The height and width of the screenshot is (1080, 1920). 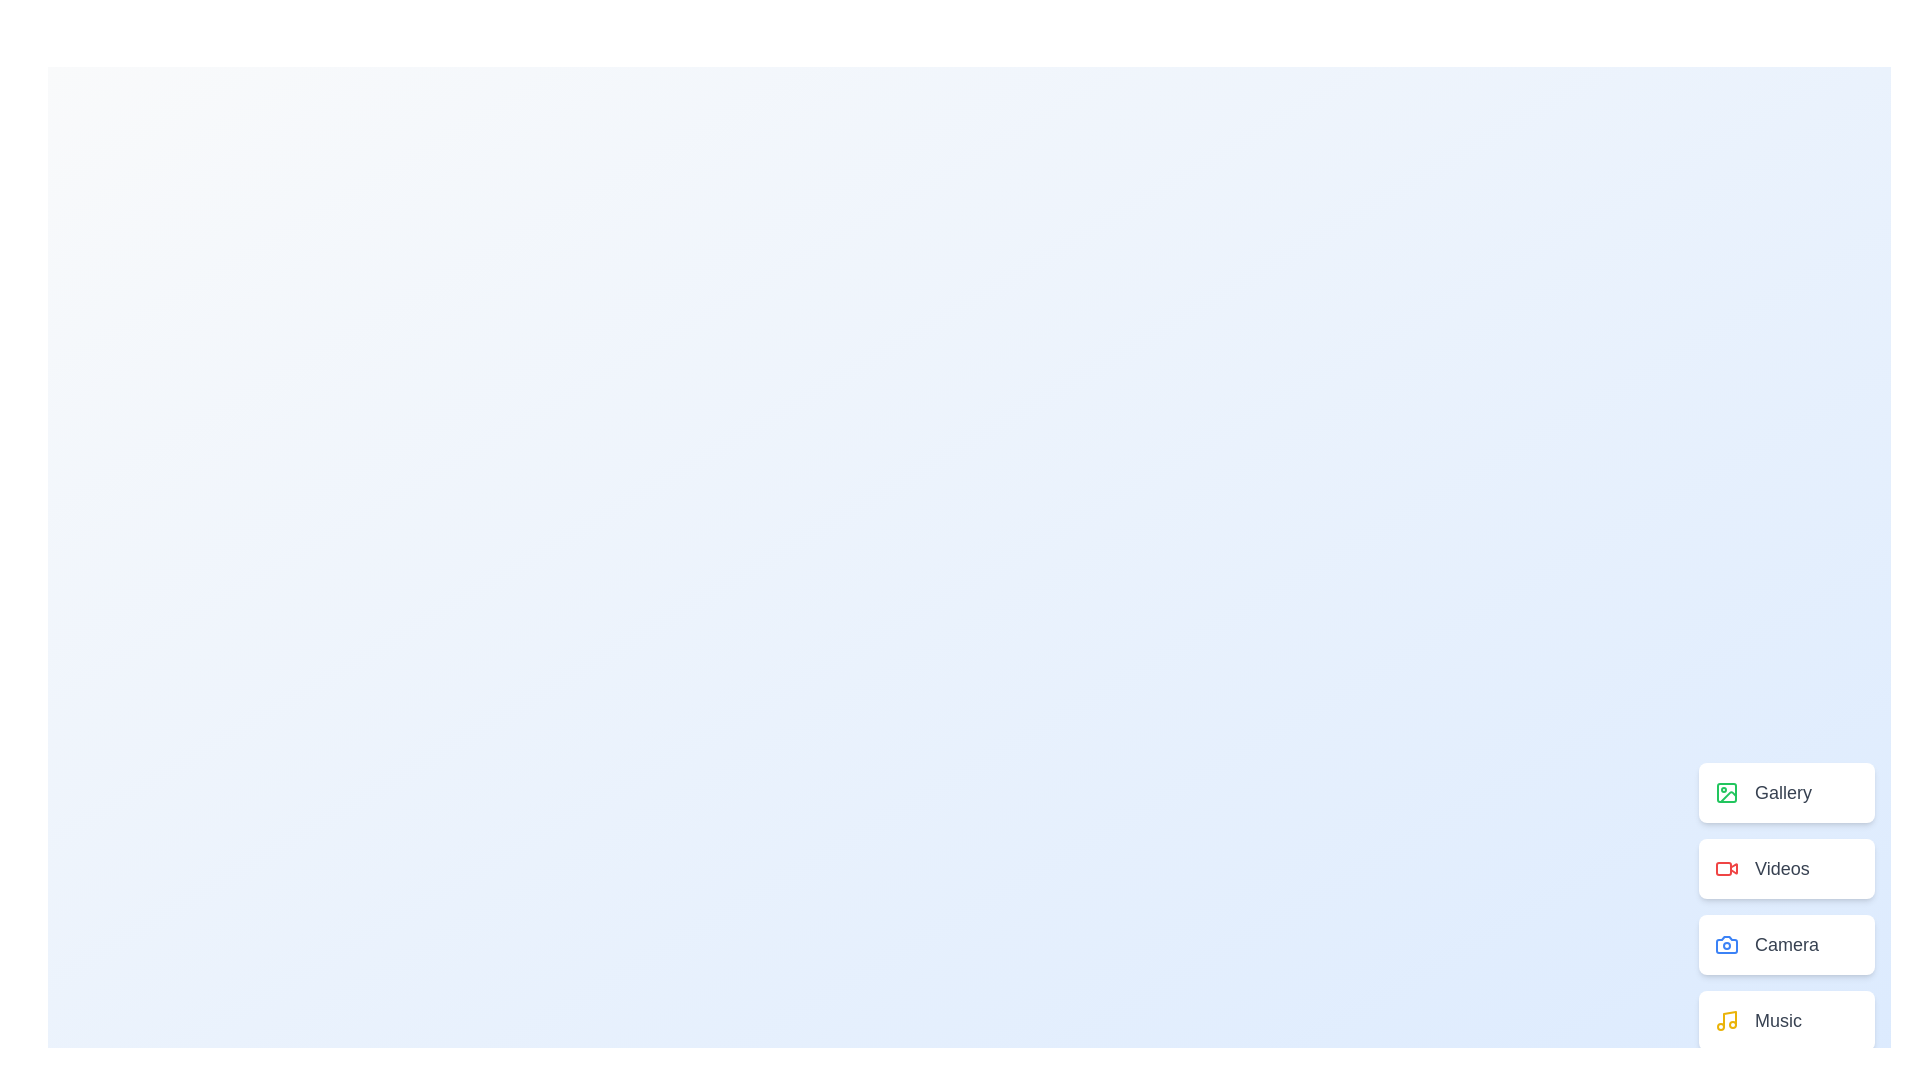 What do you see at coordinates (1786, 792) in the screenshot?
I see `the menu option labeled Gallery` at bounding box center [1786, 792].